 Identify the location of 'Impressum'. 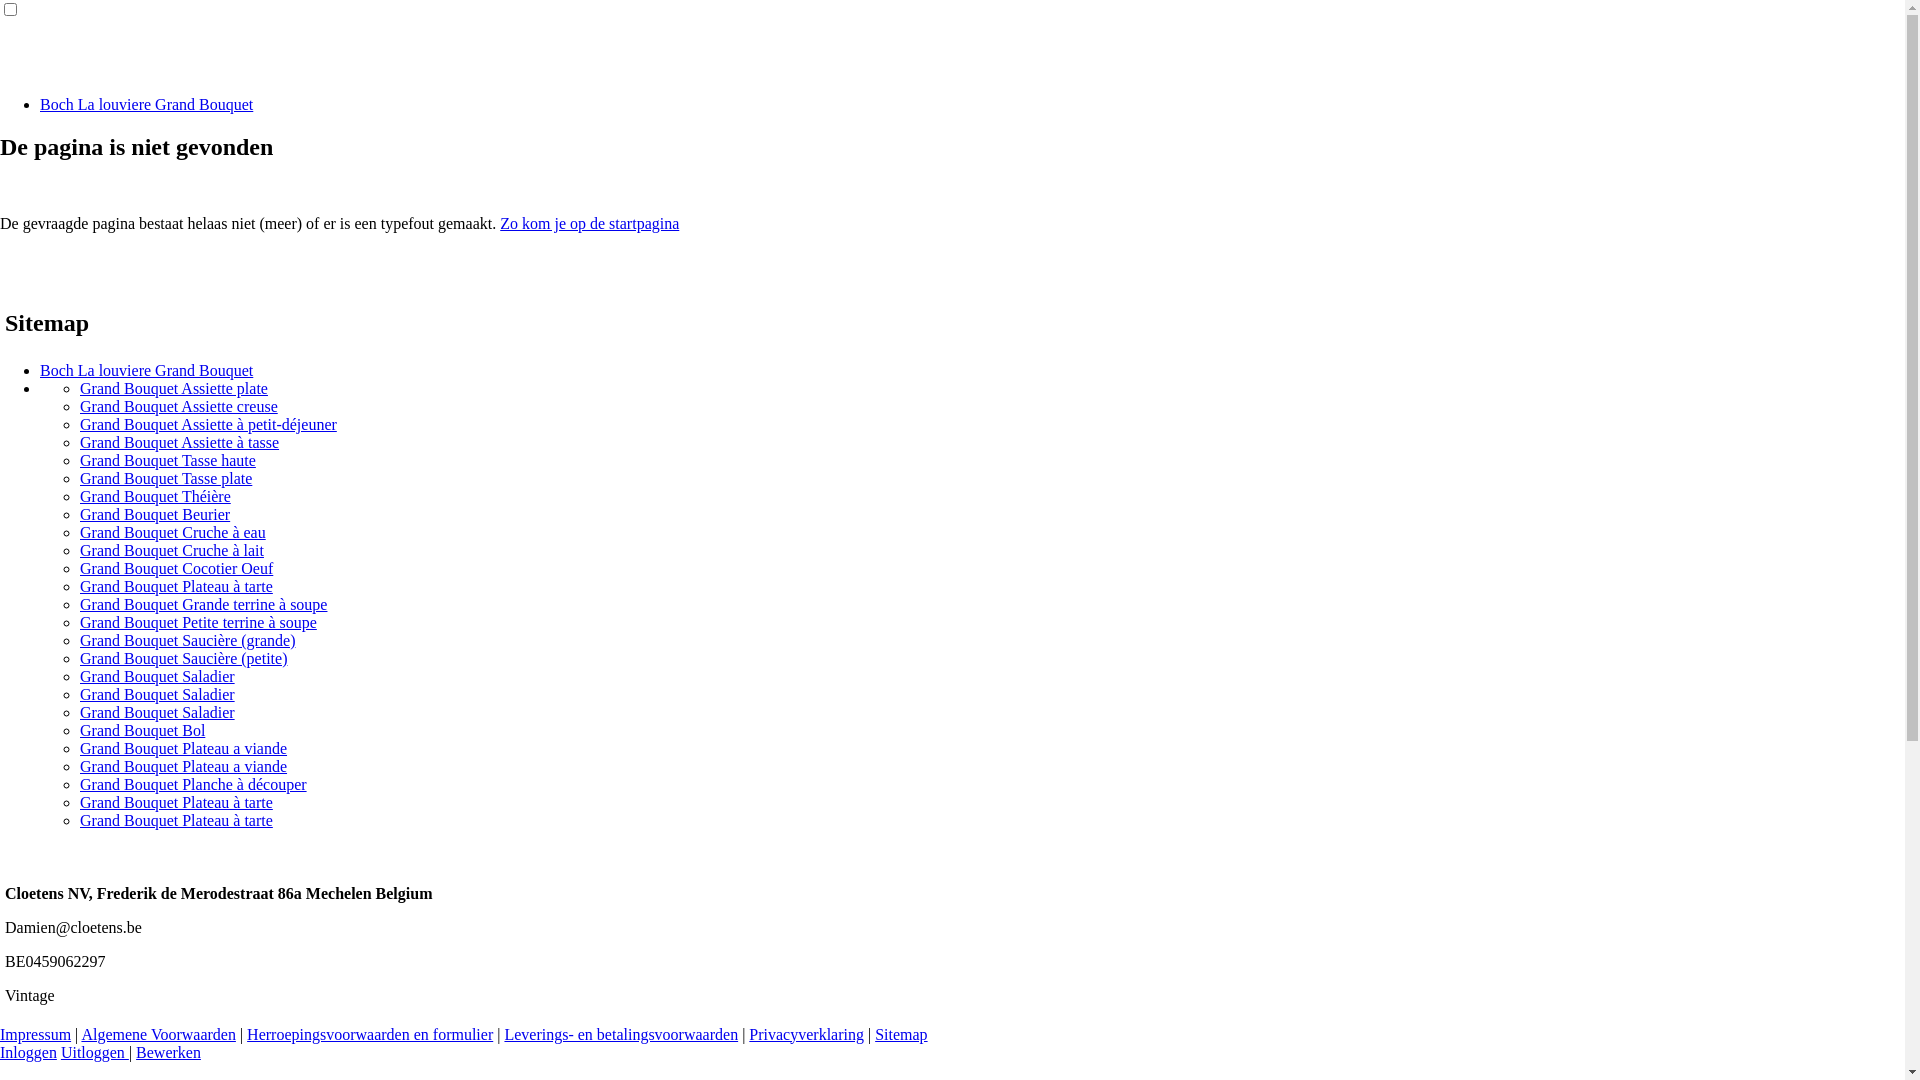
(0, 1034).